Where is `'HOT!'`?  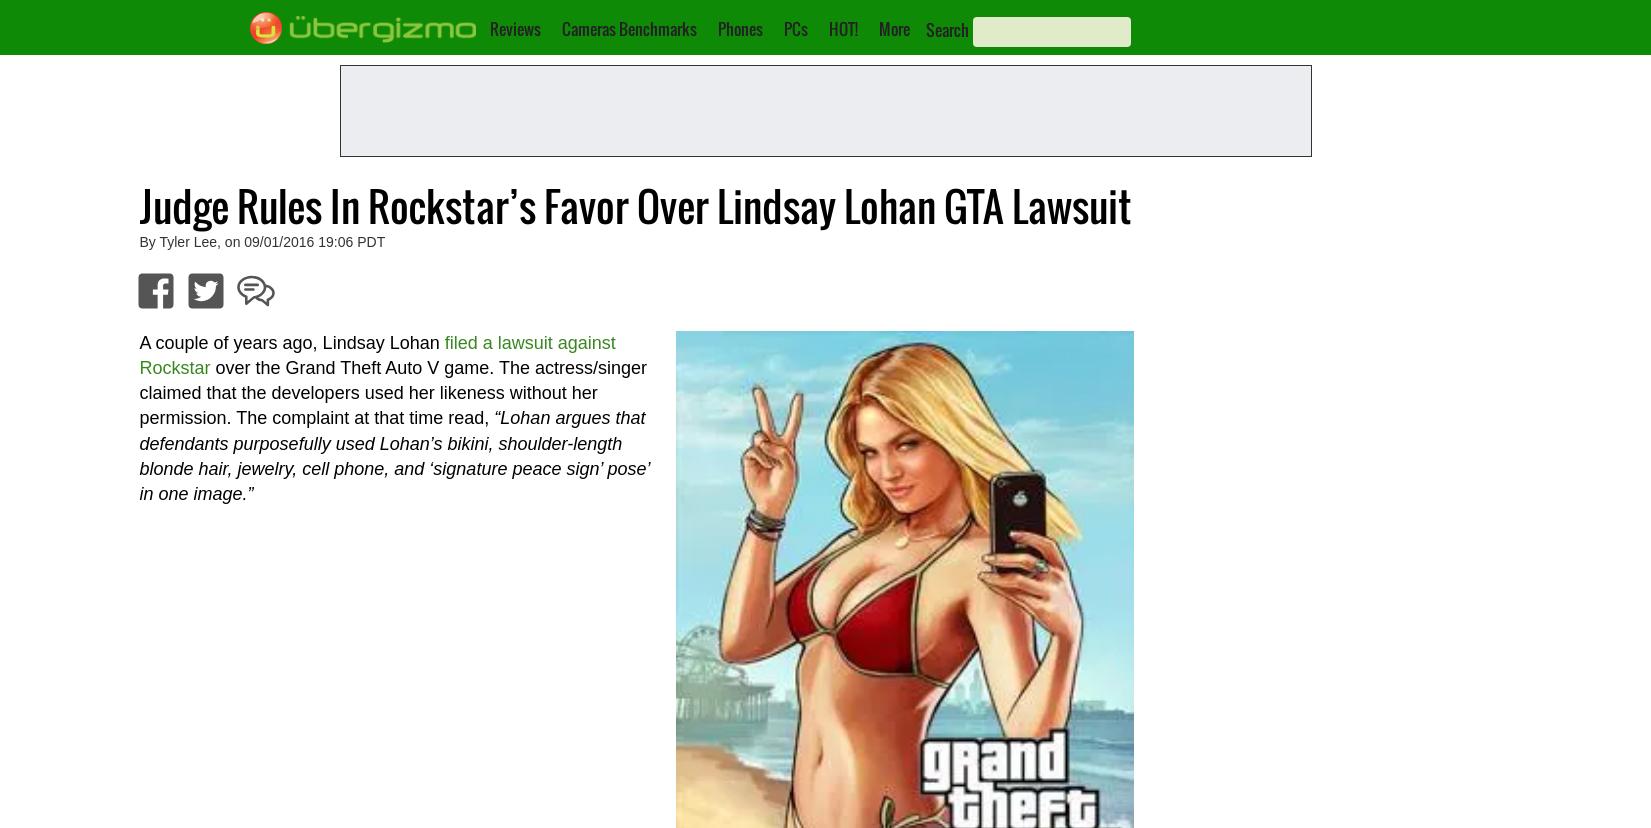
'HOT!' is located at coordinates (841, 28).